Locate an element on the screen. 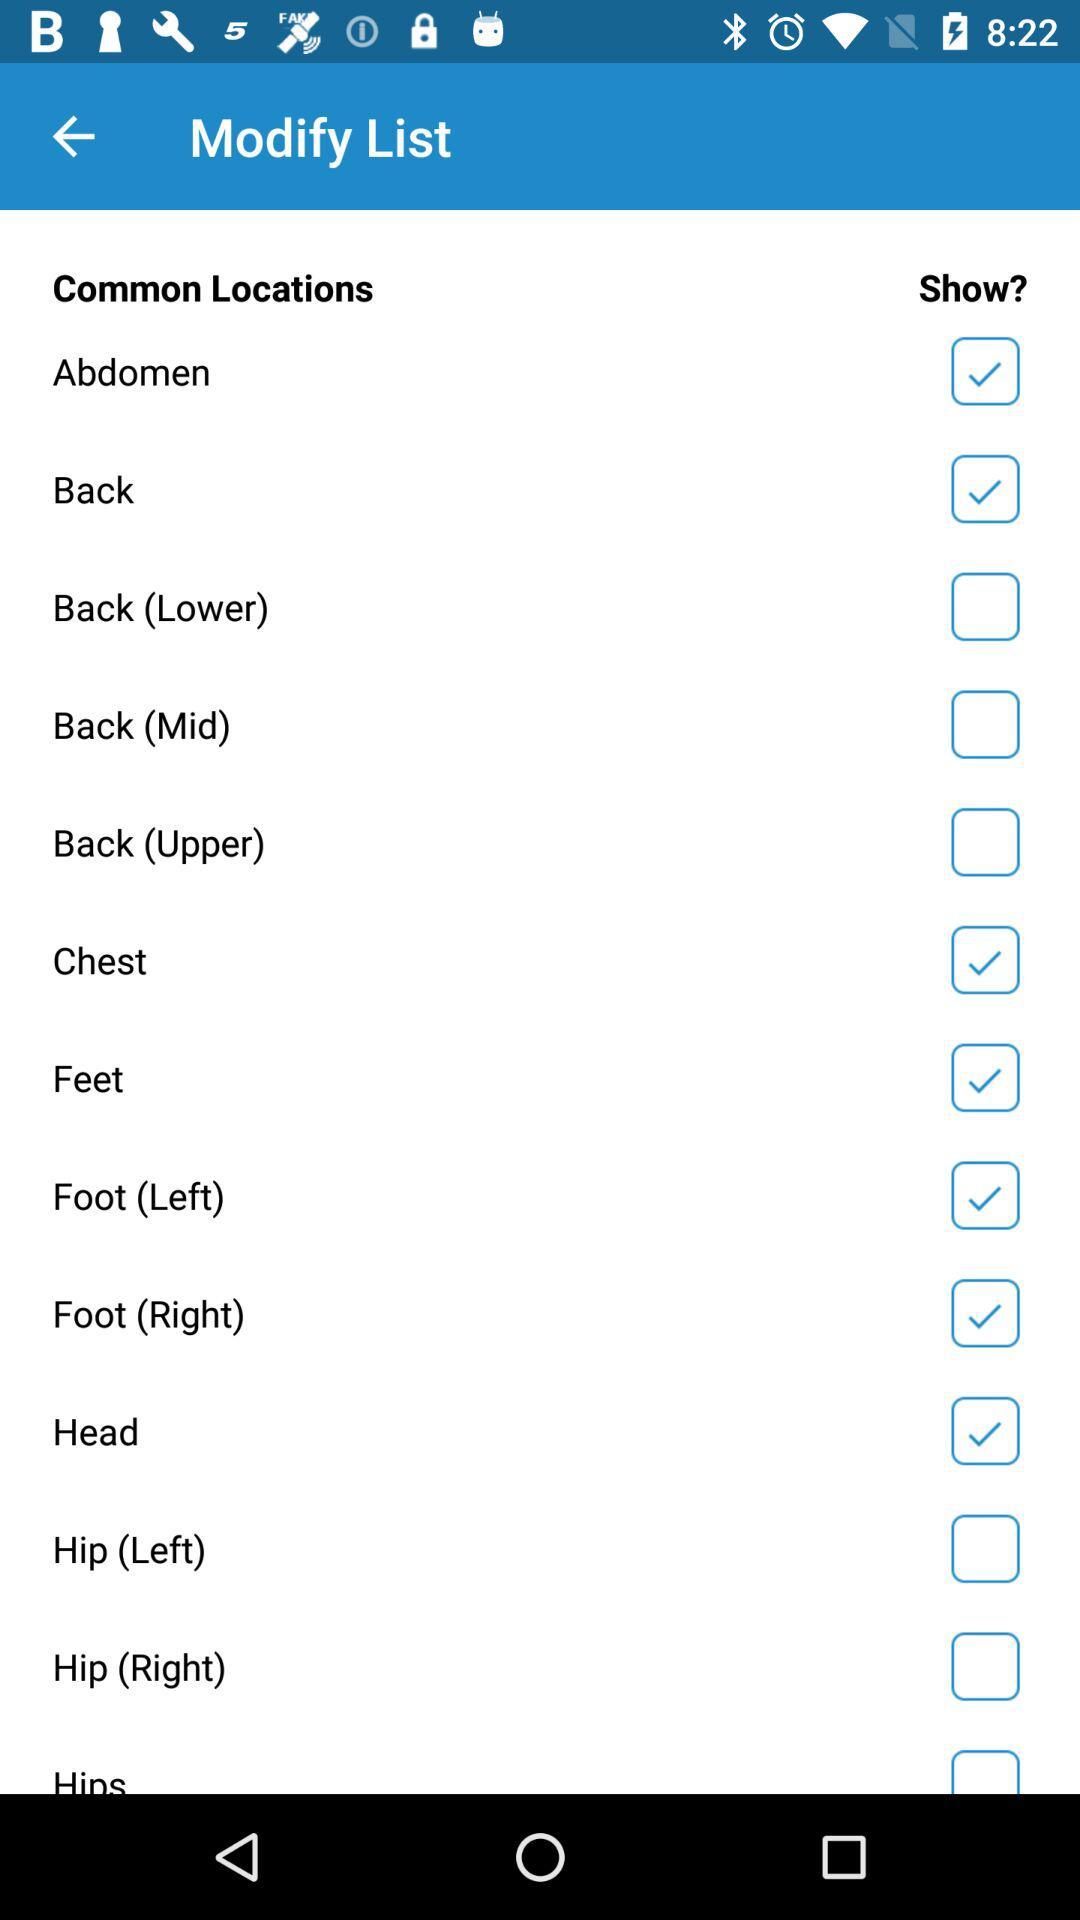 The width and height of the screenshot is (1080, 1920). show abdomen option is located at coordinates (984, 371).